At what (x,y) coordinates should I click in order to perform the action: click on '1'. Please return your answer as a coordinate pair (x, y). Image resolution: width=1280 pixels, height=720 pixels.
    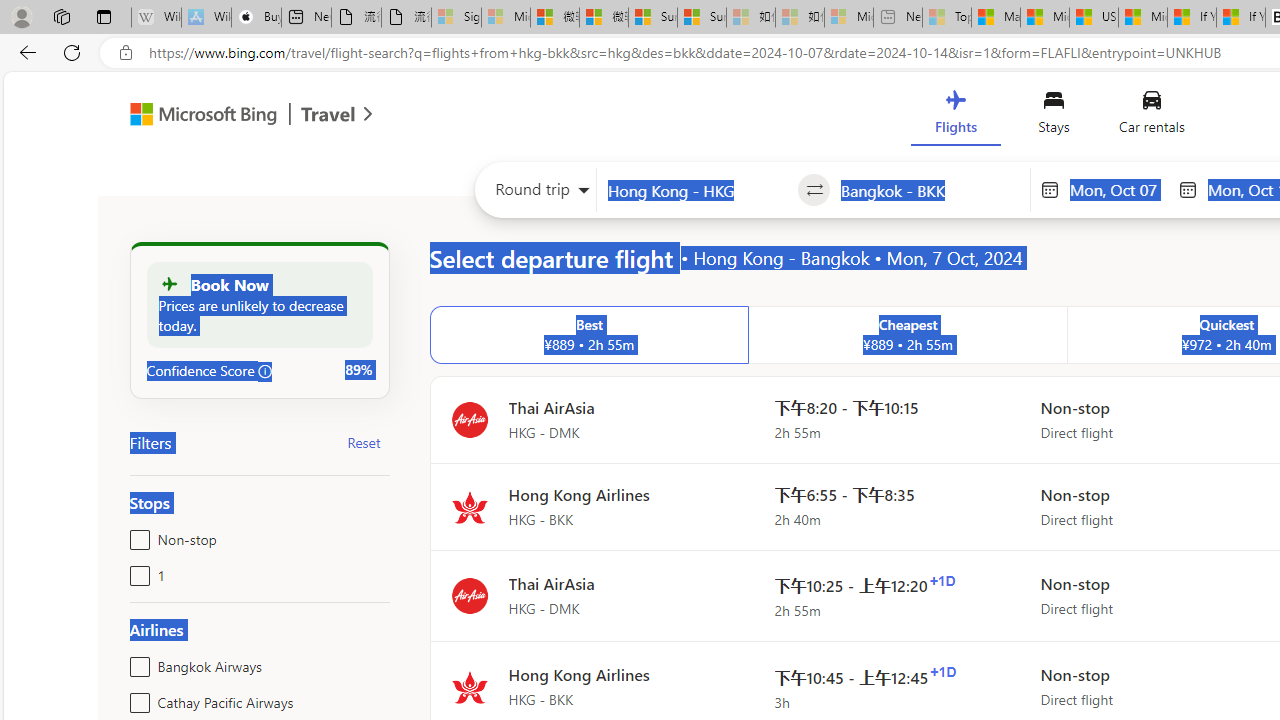
    Looking at the image, I should click on (135, 572).